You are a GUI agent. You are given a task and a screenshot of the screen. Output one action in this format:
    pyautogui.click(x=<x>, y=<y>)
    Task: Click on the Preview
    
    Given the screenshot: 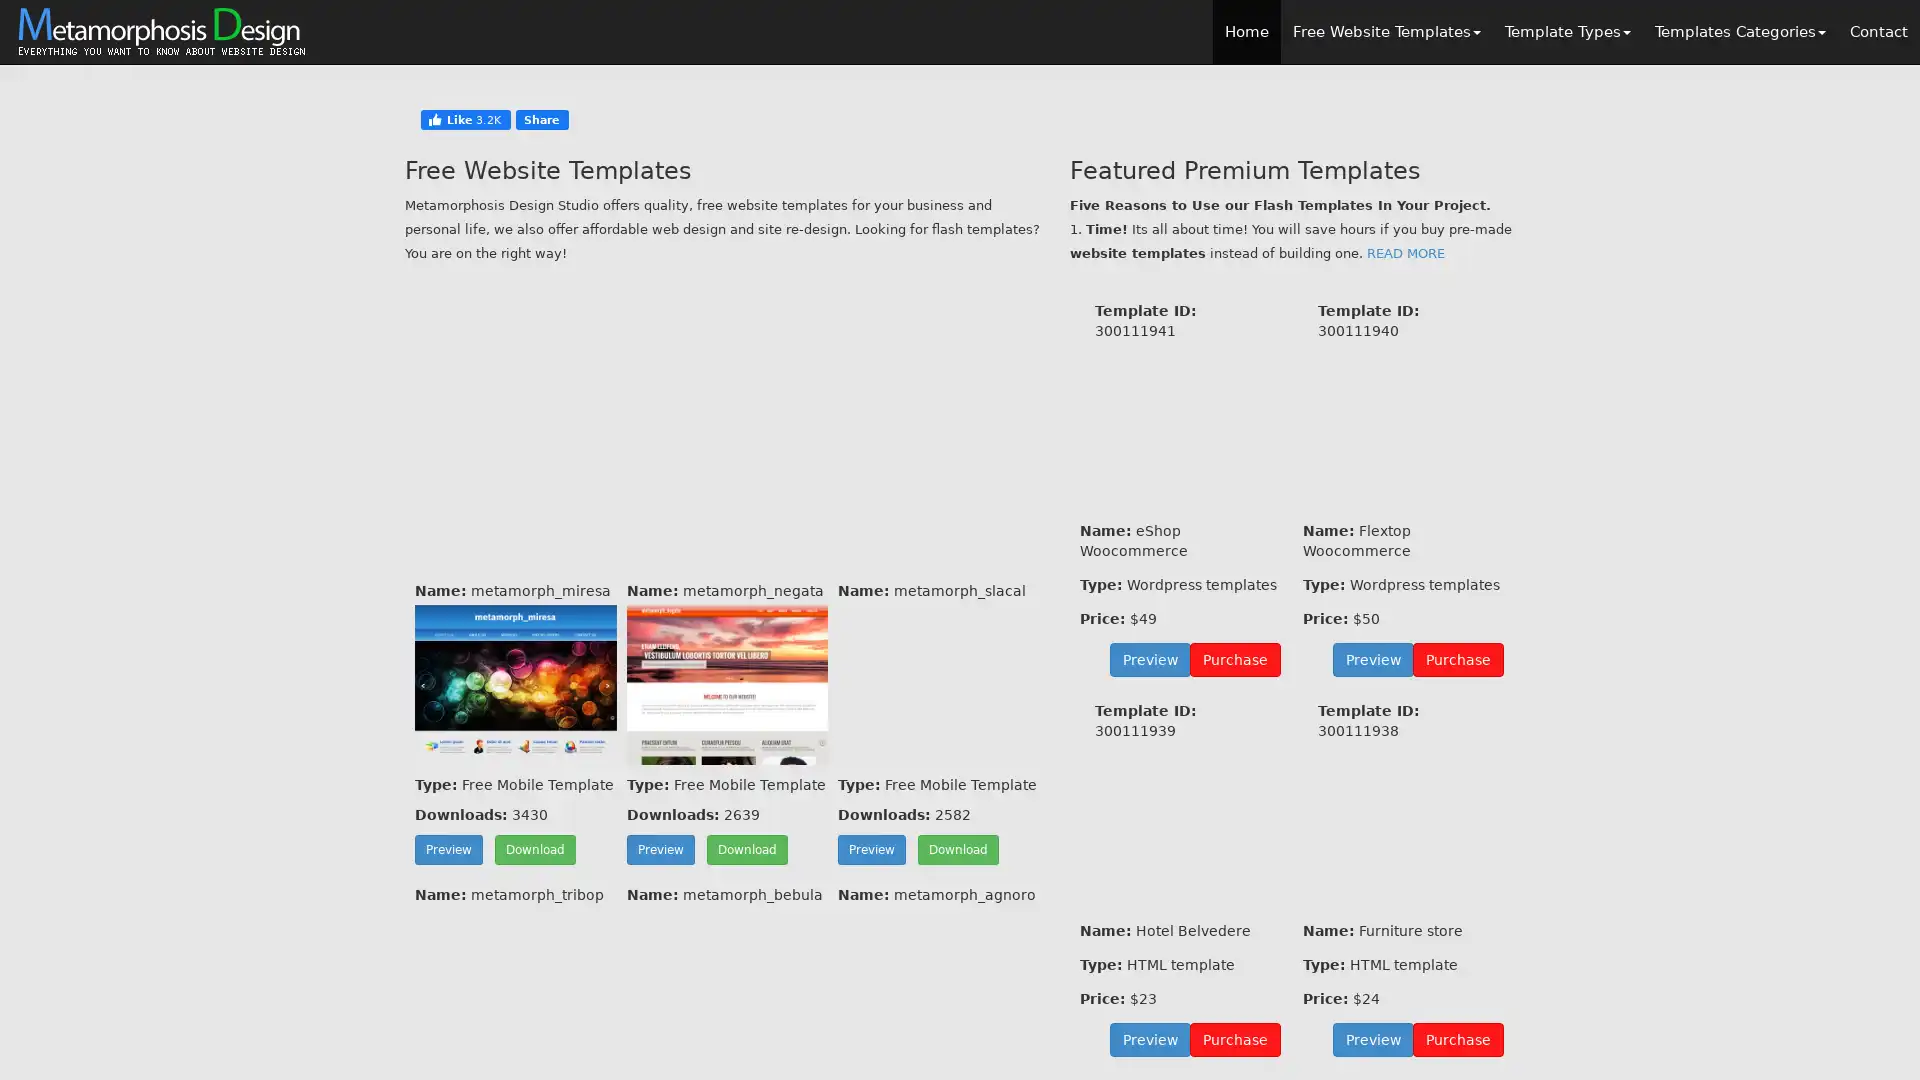 What is the action you would take?
    pyautogui.click(x=1150, y=659)
    